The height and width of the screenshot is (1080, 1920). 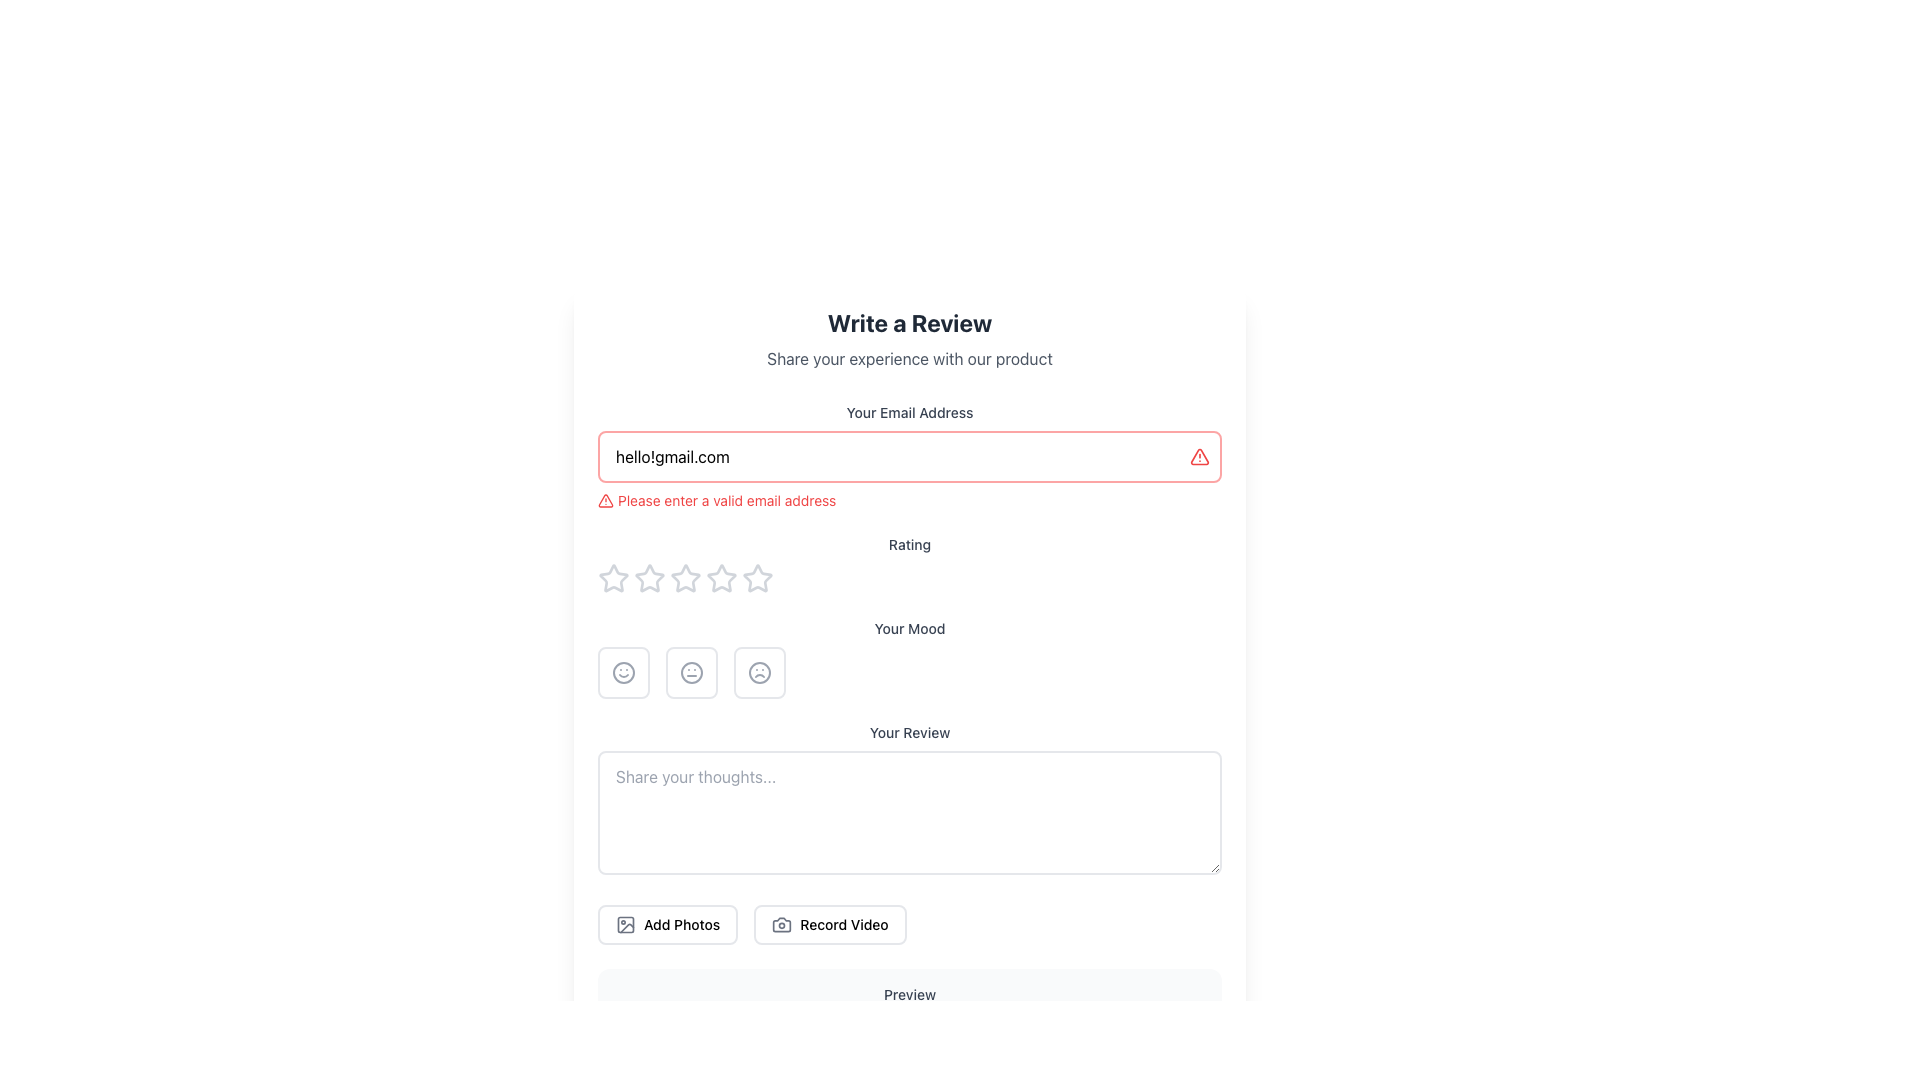 I want to click on the third icon in the mood selection interface, so click(x=758, y=672).